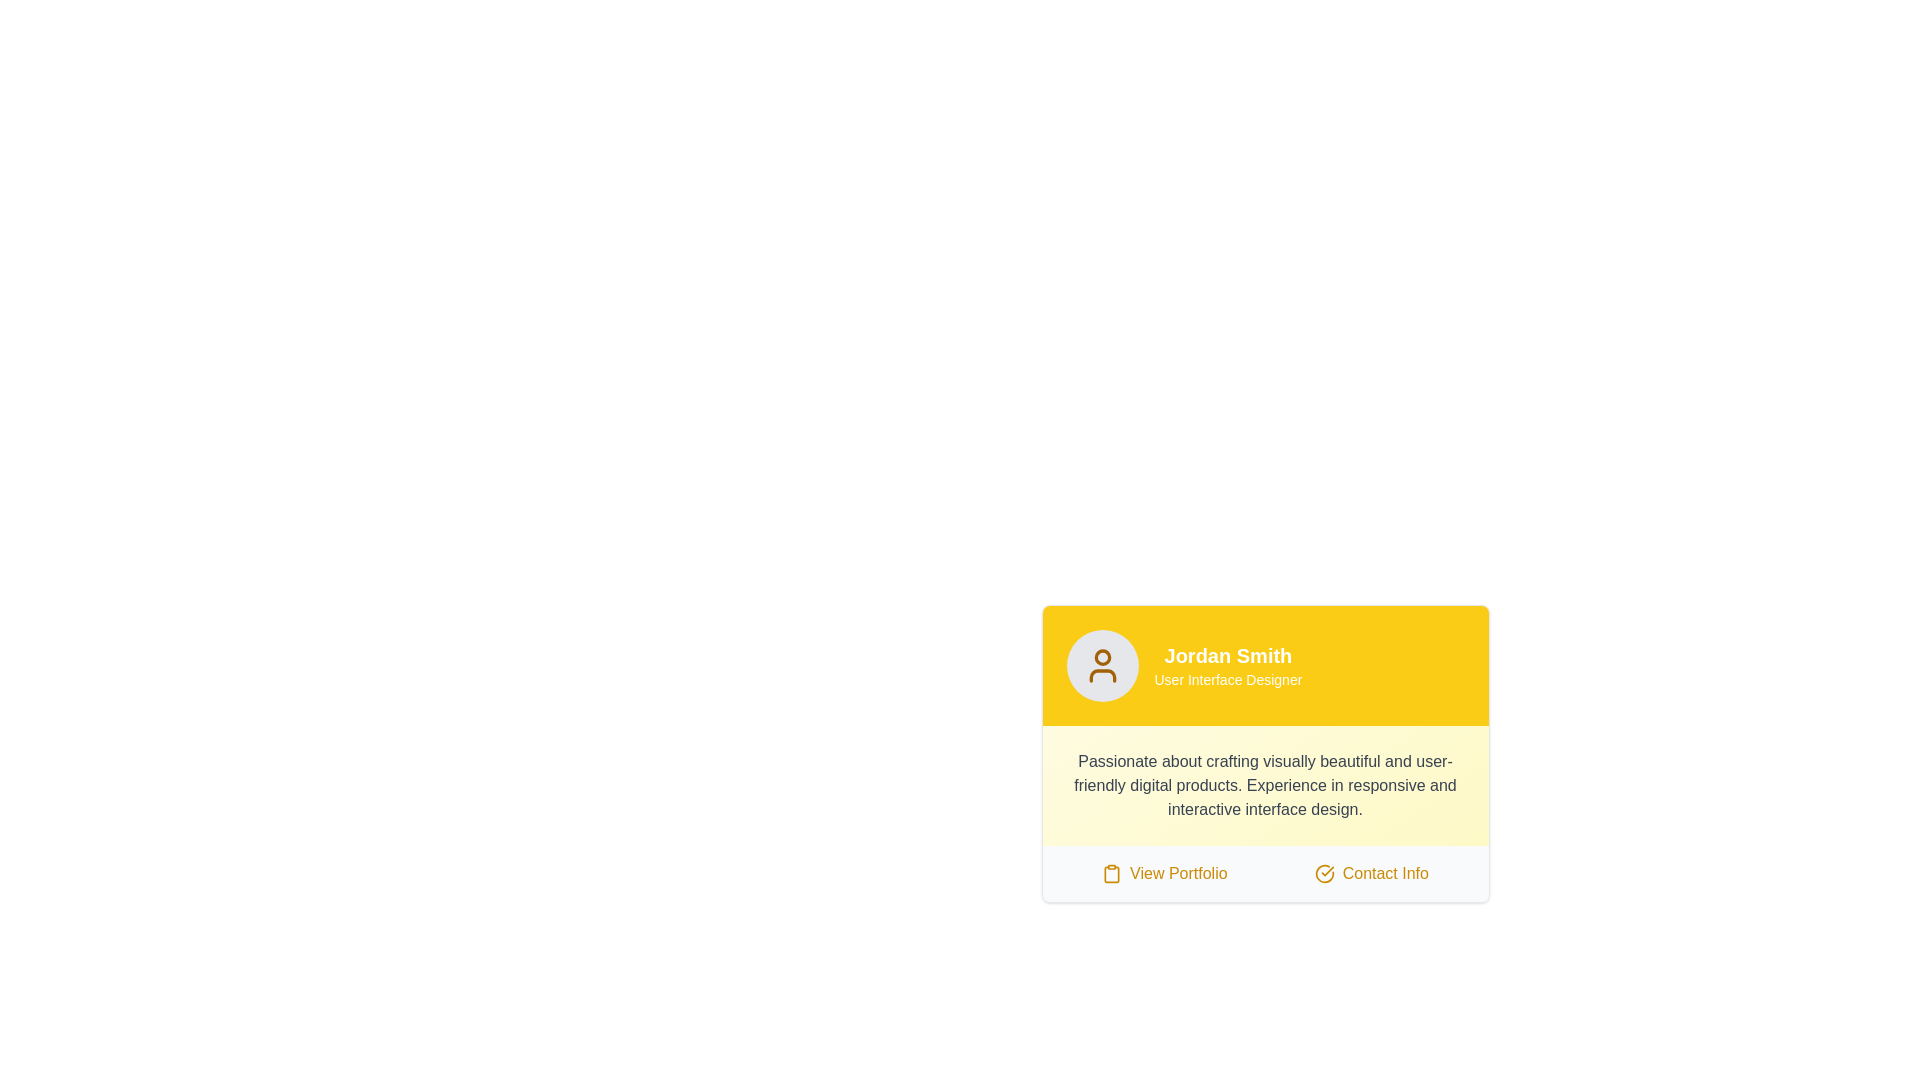  Describe the element at coordinates (1324, 873) in the screenshot. I see `the circular icon with a checkmark inside, positioned to the left of the 'Contact Info' text, within the clickable area of the card component` at that location.